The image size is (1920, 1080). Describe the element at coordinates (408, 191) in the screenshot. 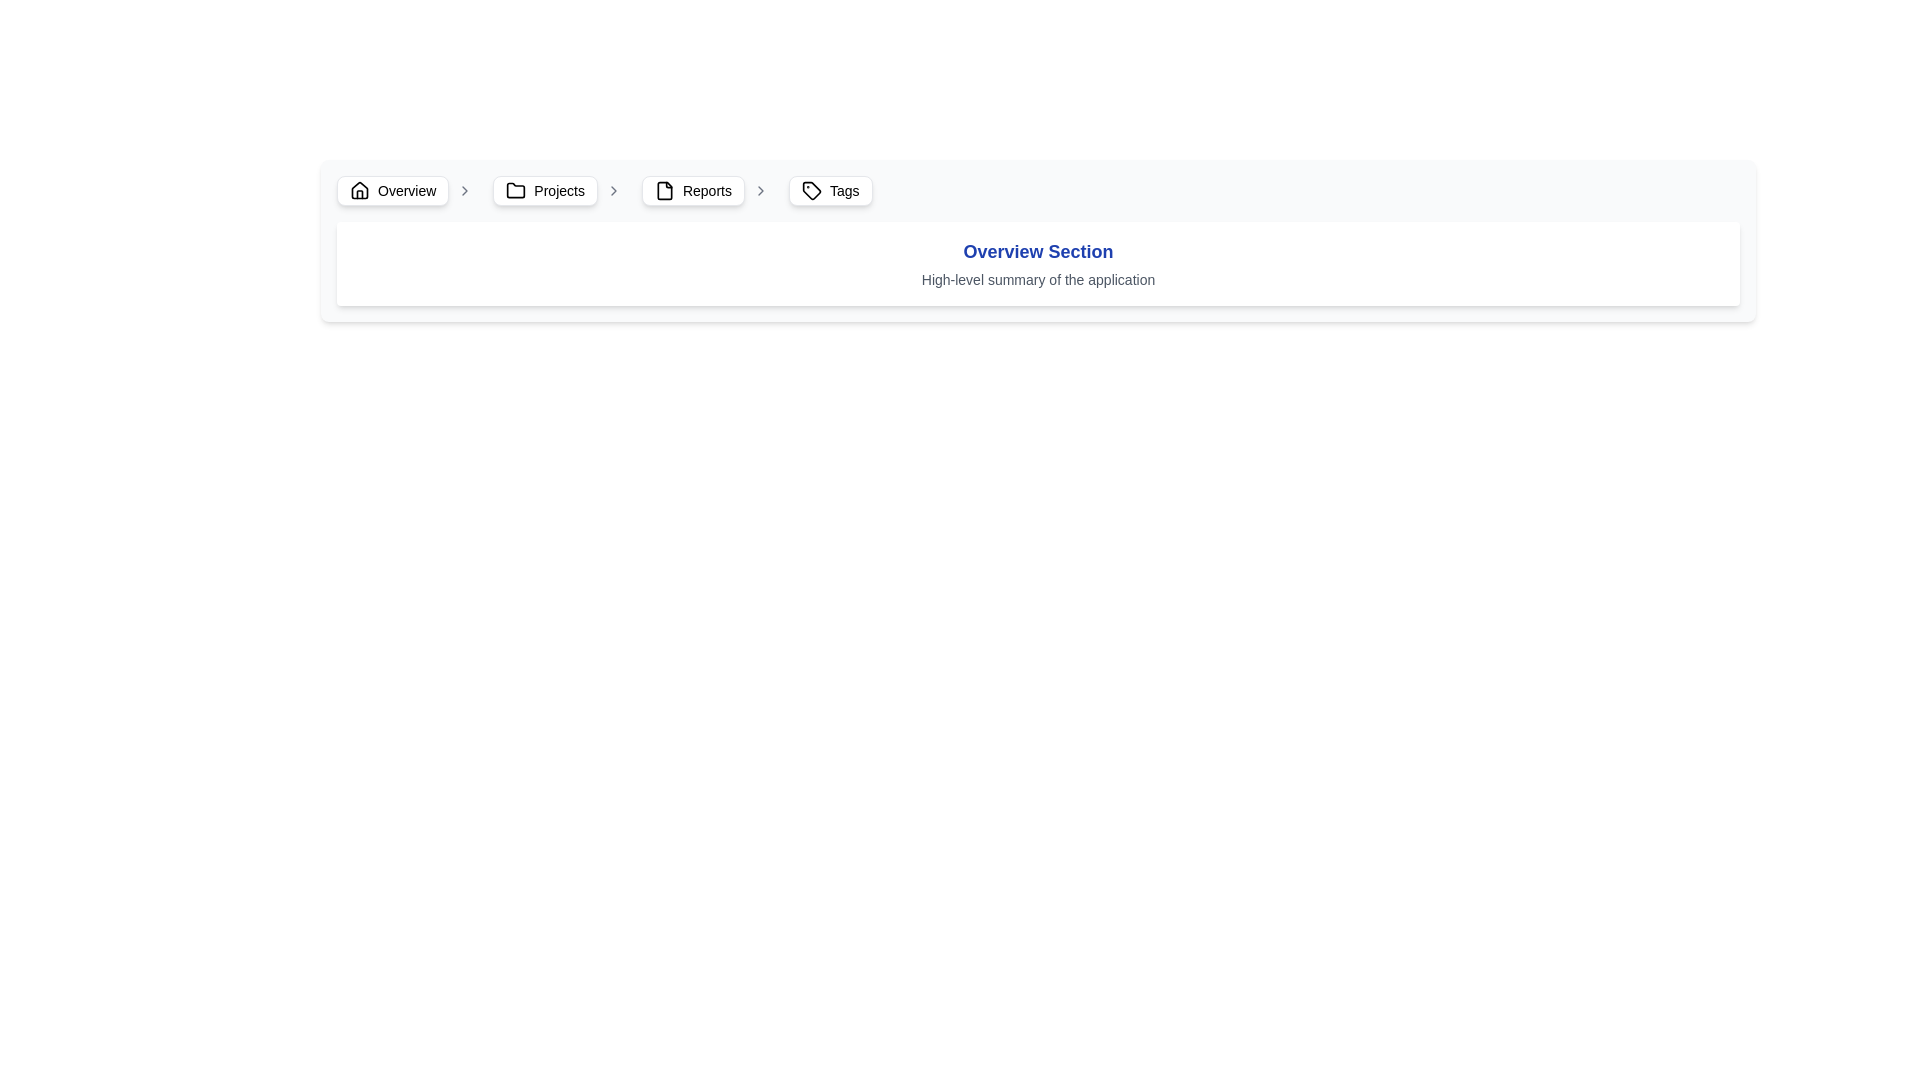

I see `the breadcrumb navigation item with a house icon and the text 'Overview'` at that location.